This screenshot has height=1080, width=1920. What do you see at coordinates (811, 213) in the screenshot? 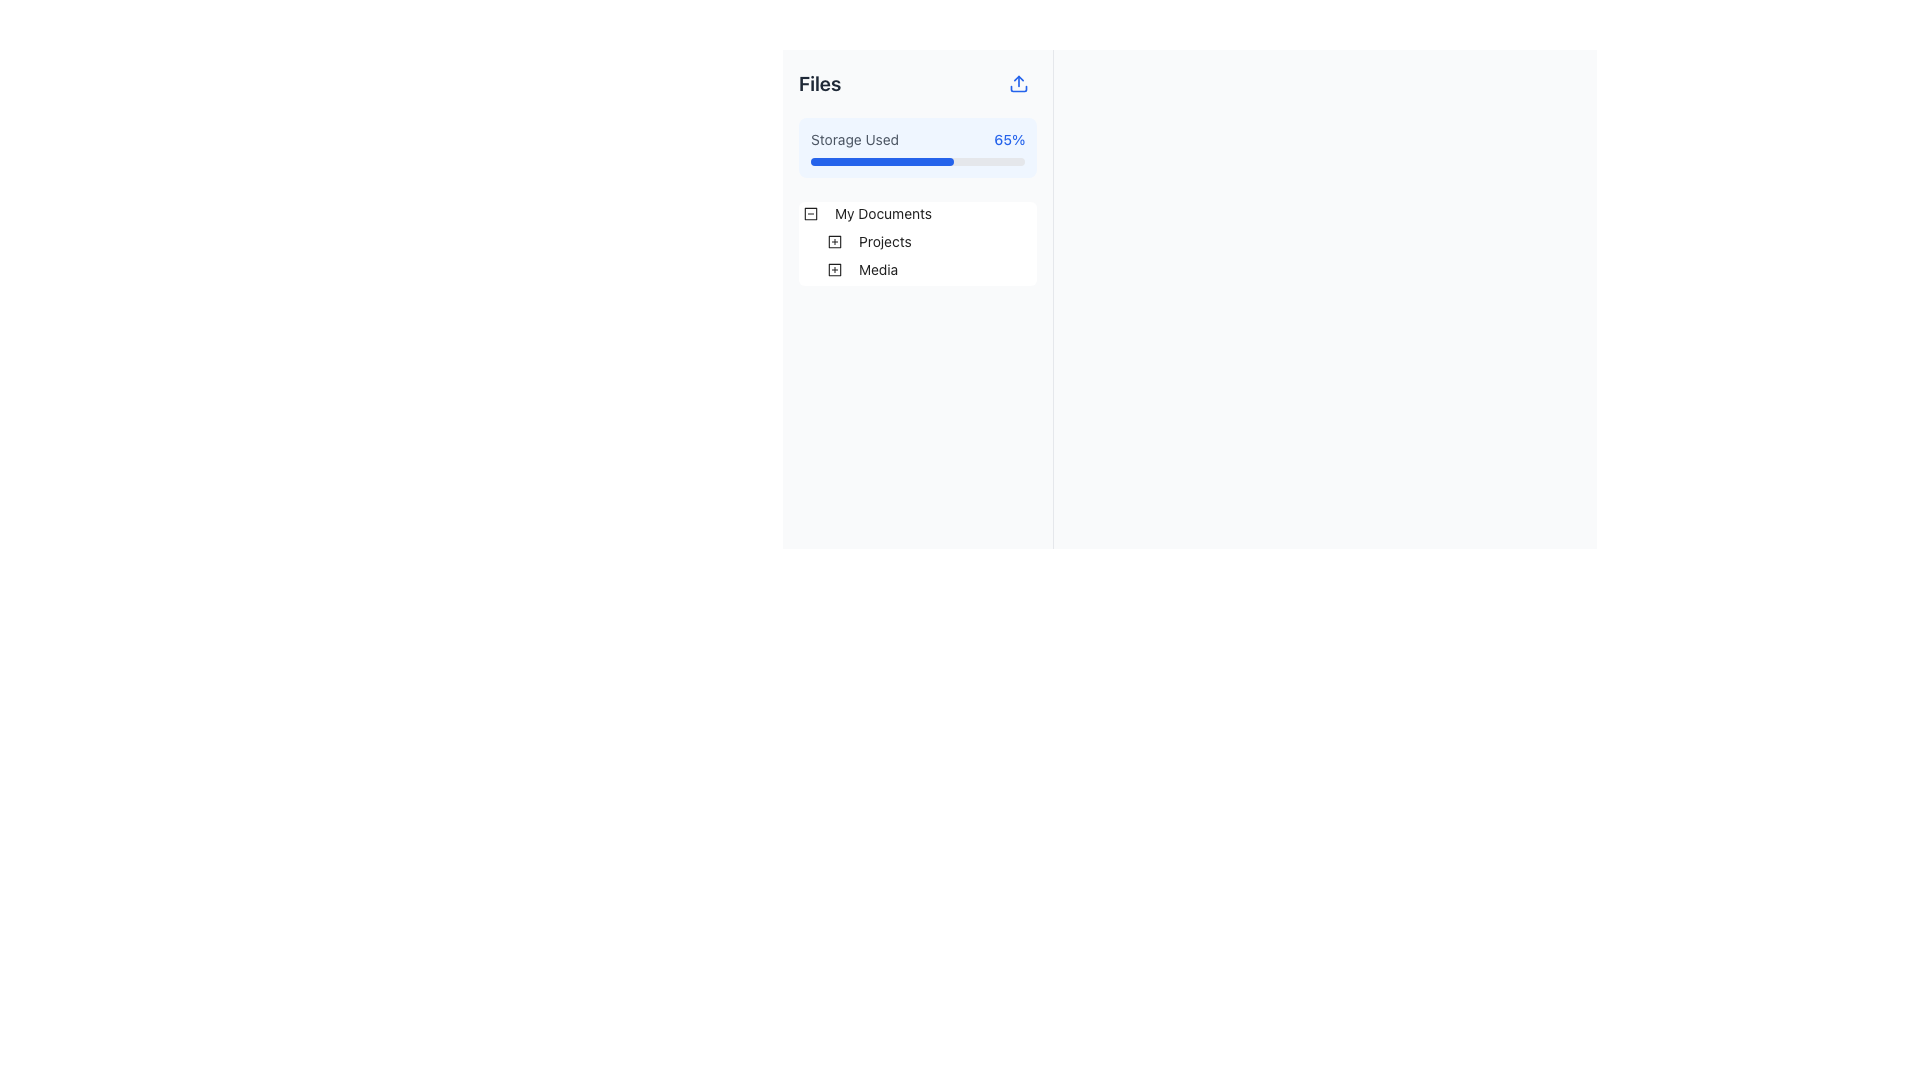
I see `the Toggle Button element with a minus sign, located to the left of 'My Documents' in the vertical file tree structure, to indicate interactivity` at bounding box center [811, 213].